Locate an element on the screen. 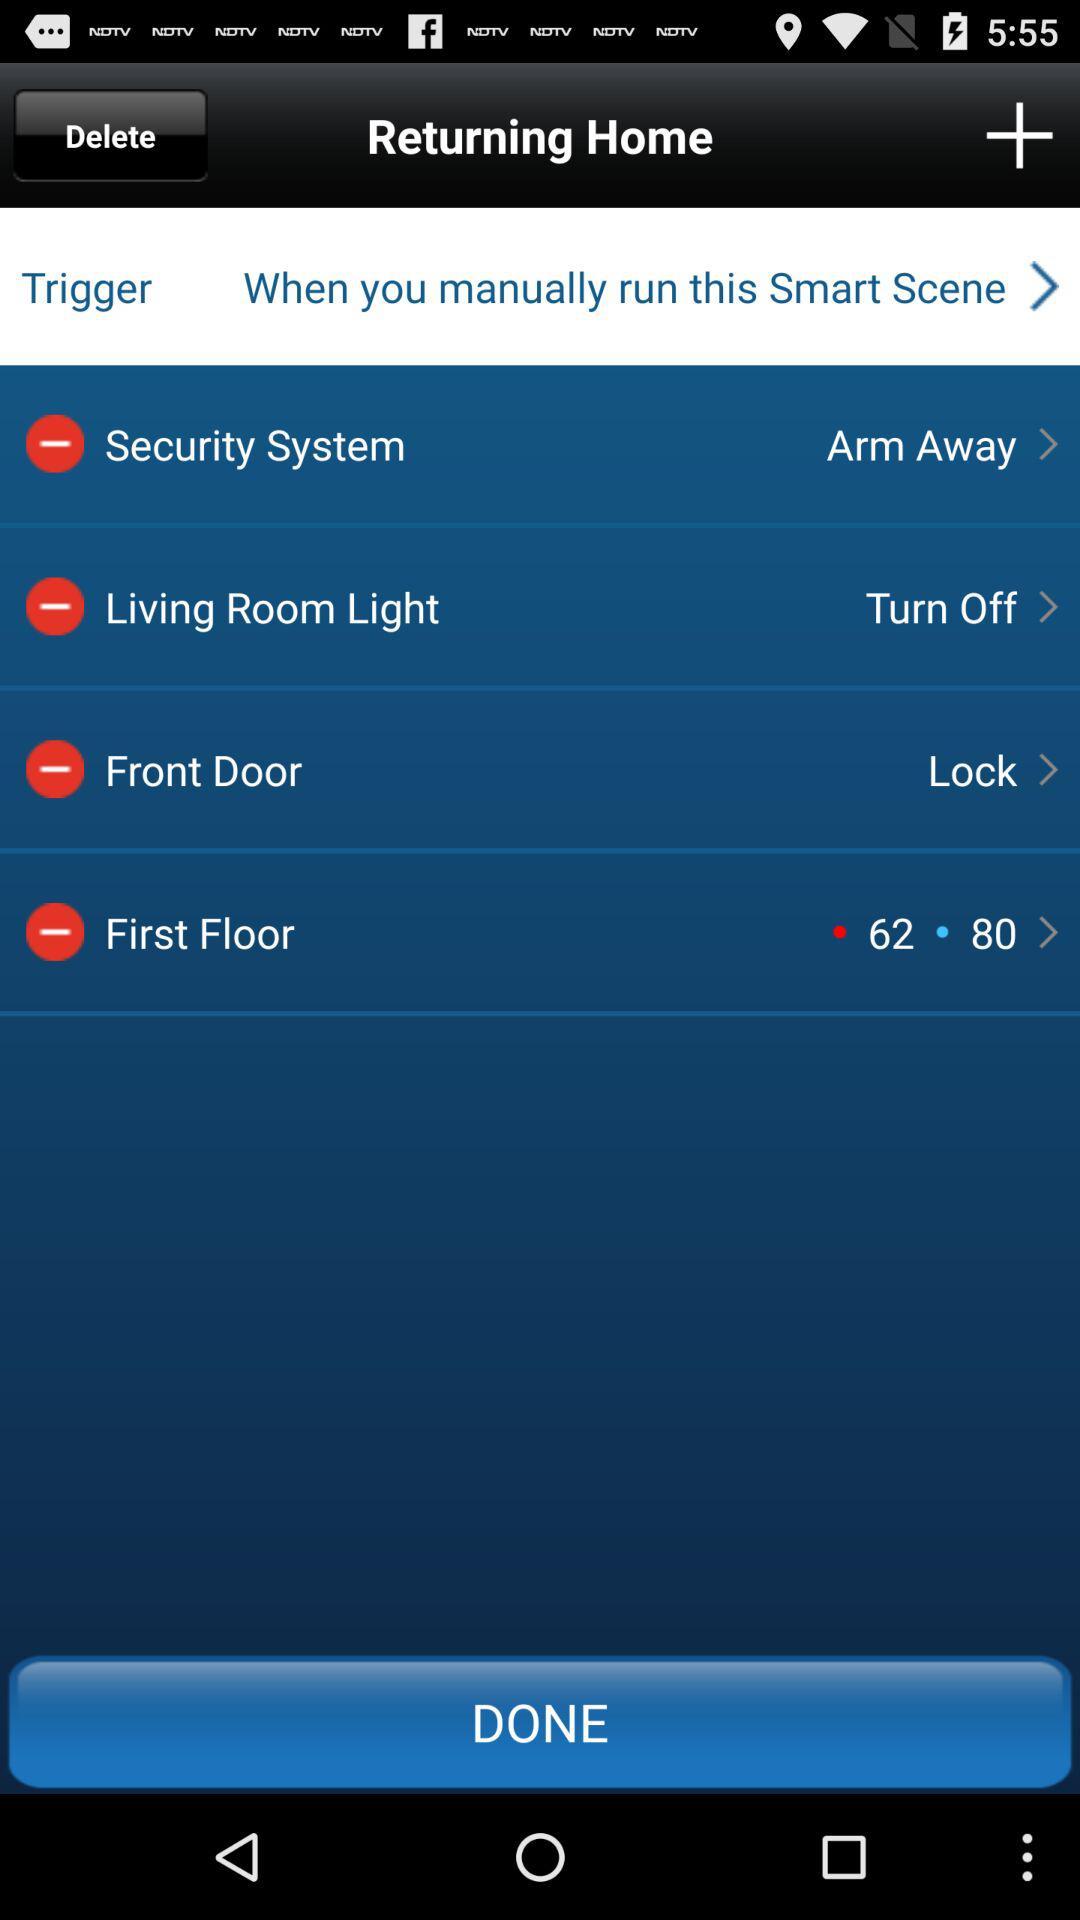  delete or get rid off is located at coordinates (54, 605).